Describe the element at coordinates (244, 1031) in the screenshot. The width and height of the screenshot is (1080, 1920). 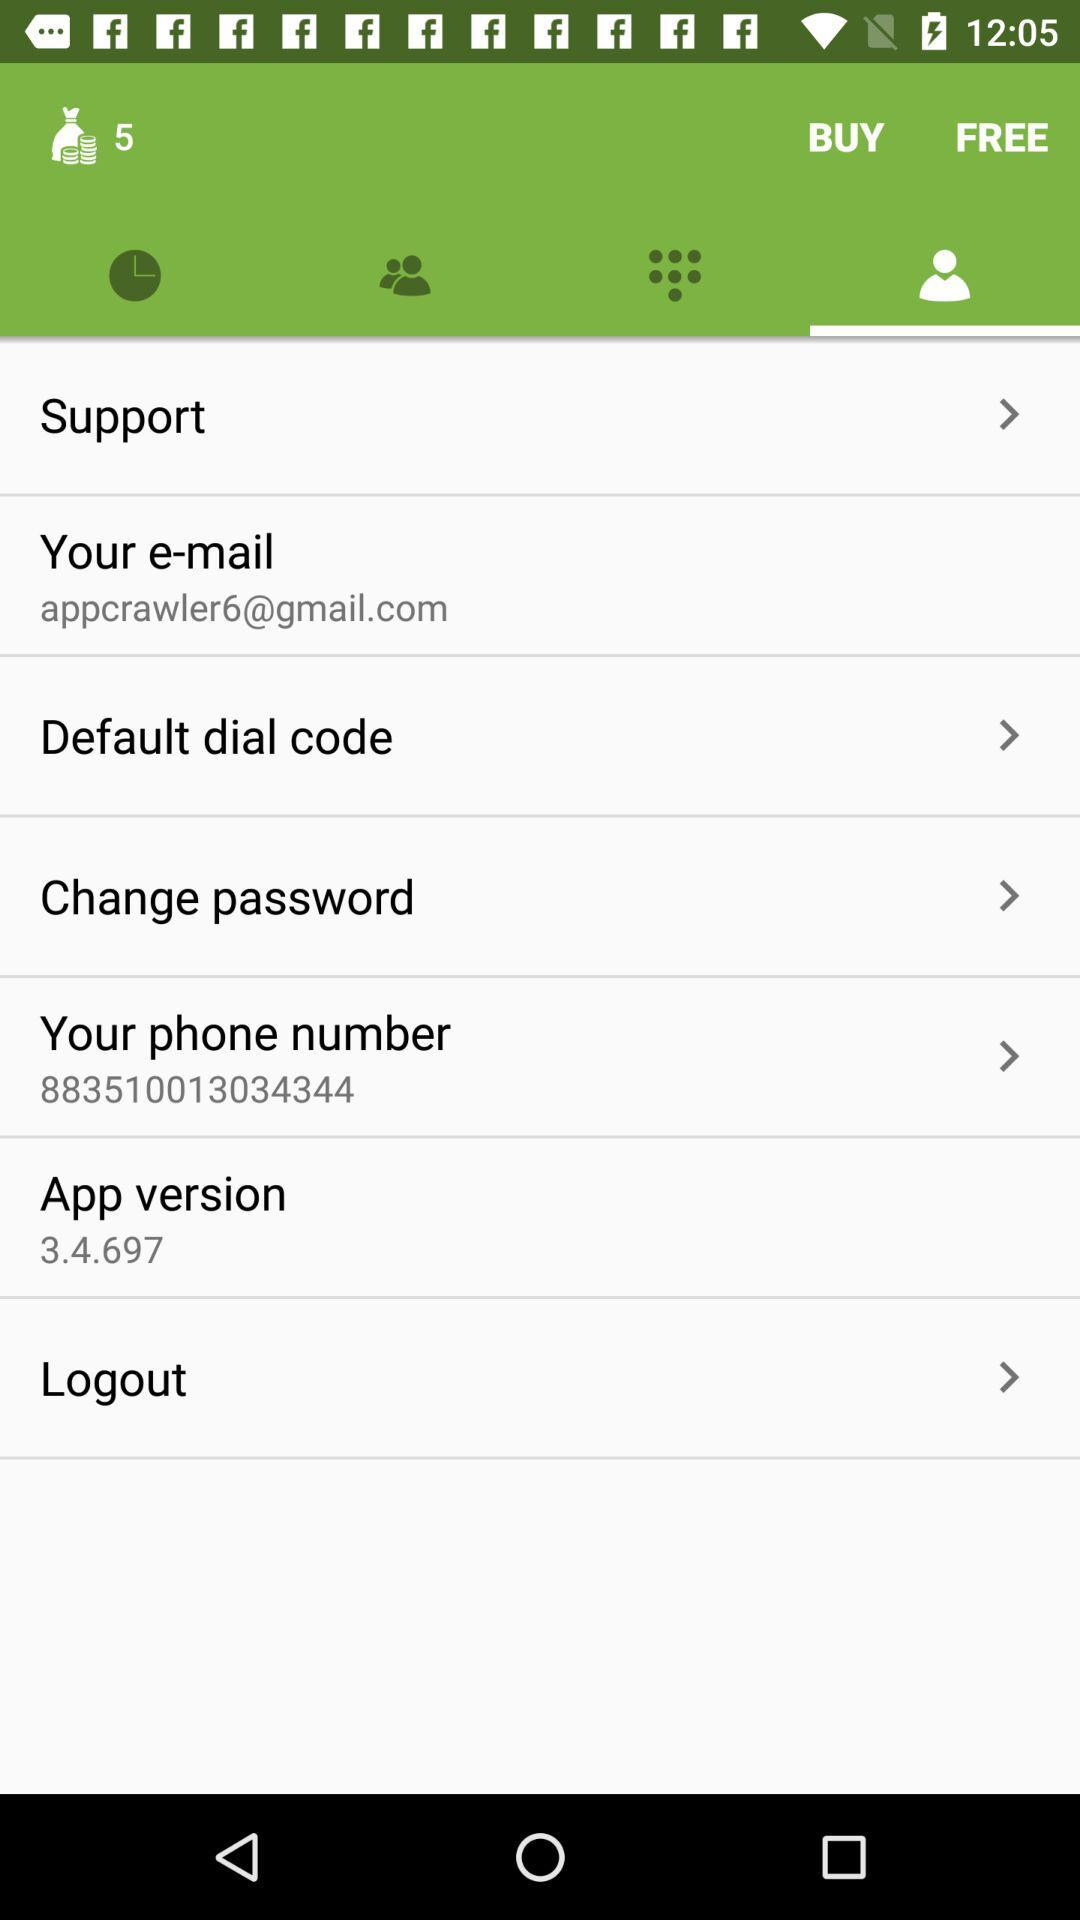
I see `icon above 883510013034344 item` at that location.